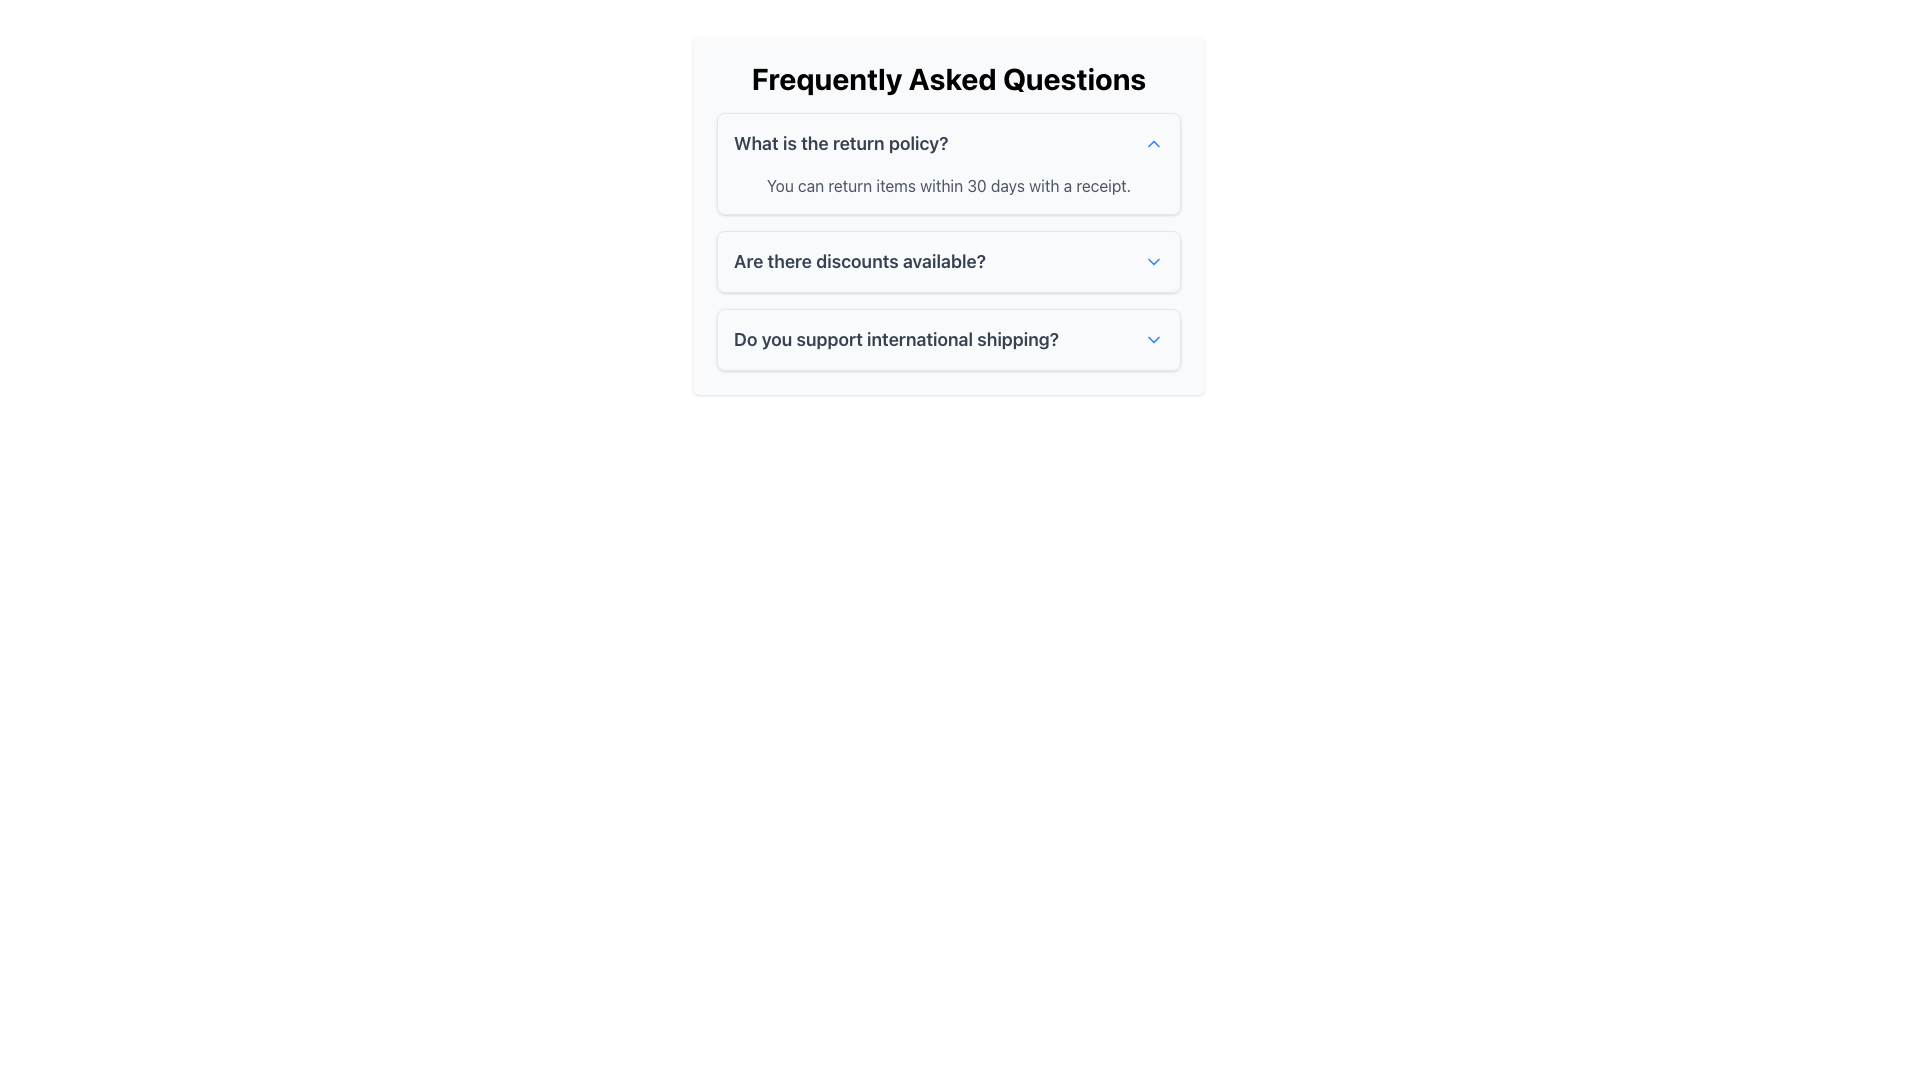  Describe the element at coordinates (948, 338) in the screenshot. I see `the third Collapsible Question Header in the Frequently Asked Questions section` at that location.